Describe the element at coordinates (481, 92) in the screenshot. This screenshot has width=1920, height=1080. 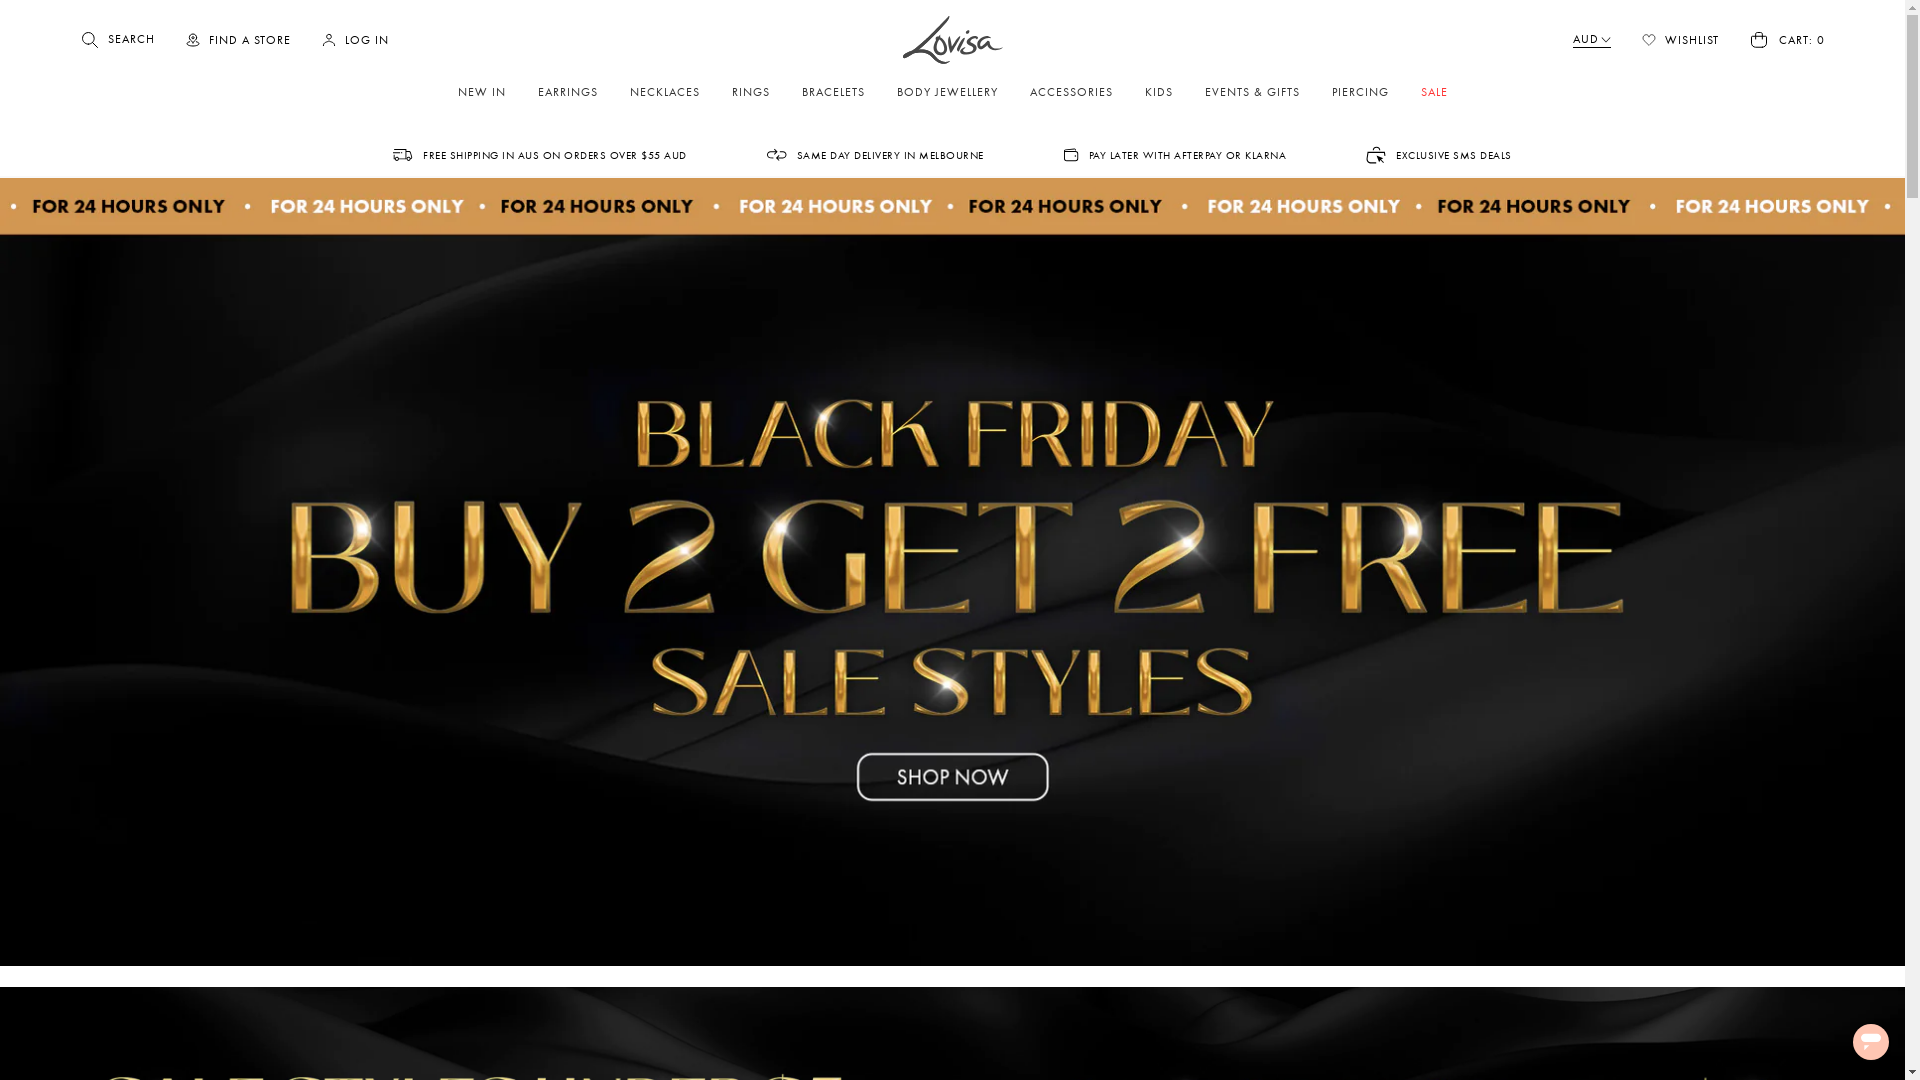
I see `'NEW IN'` at that location.